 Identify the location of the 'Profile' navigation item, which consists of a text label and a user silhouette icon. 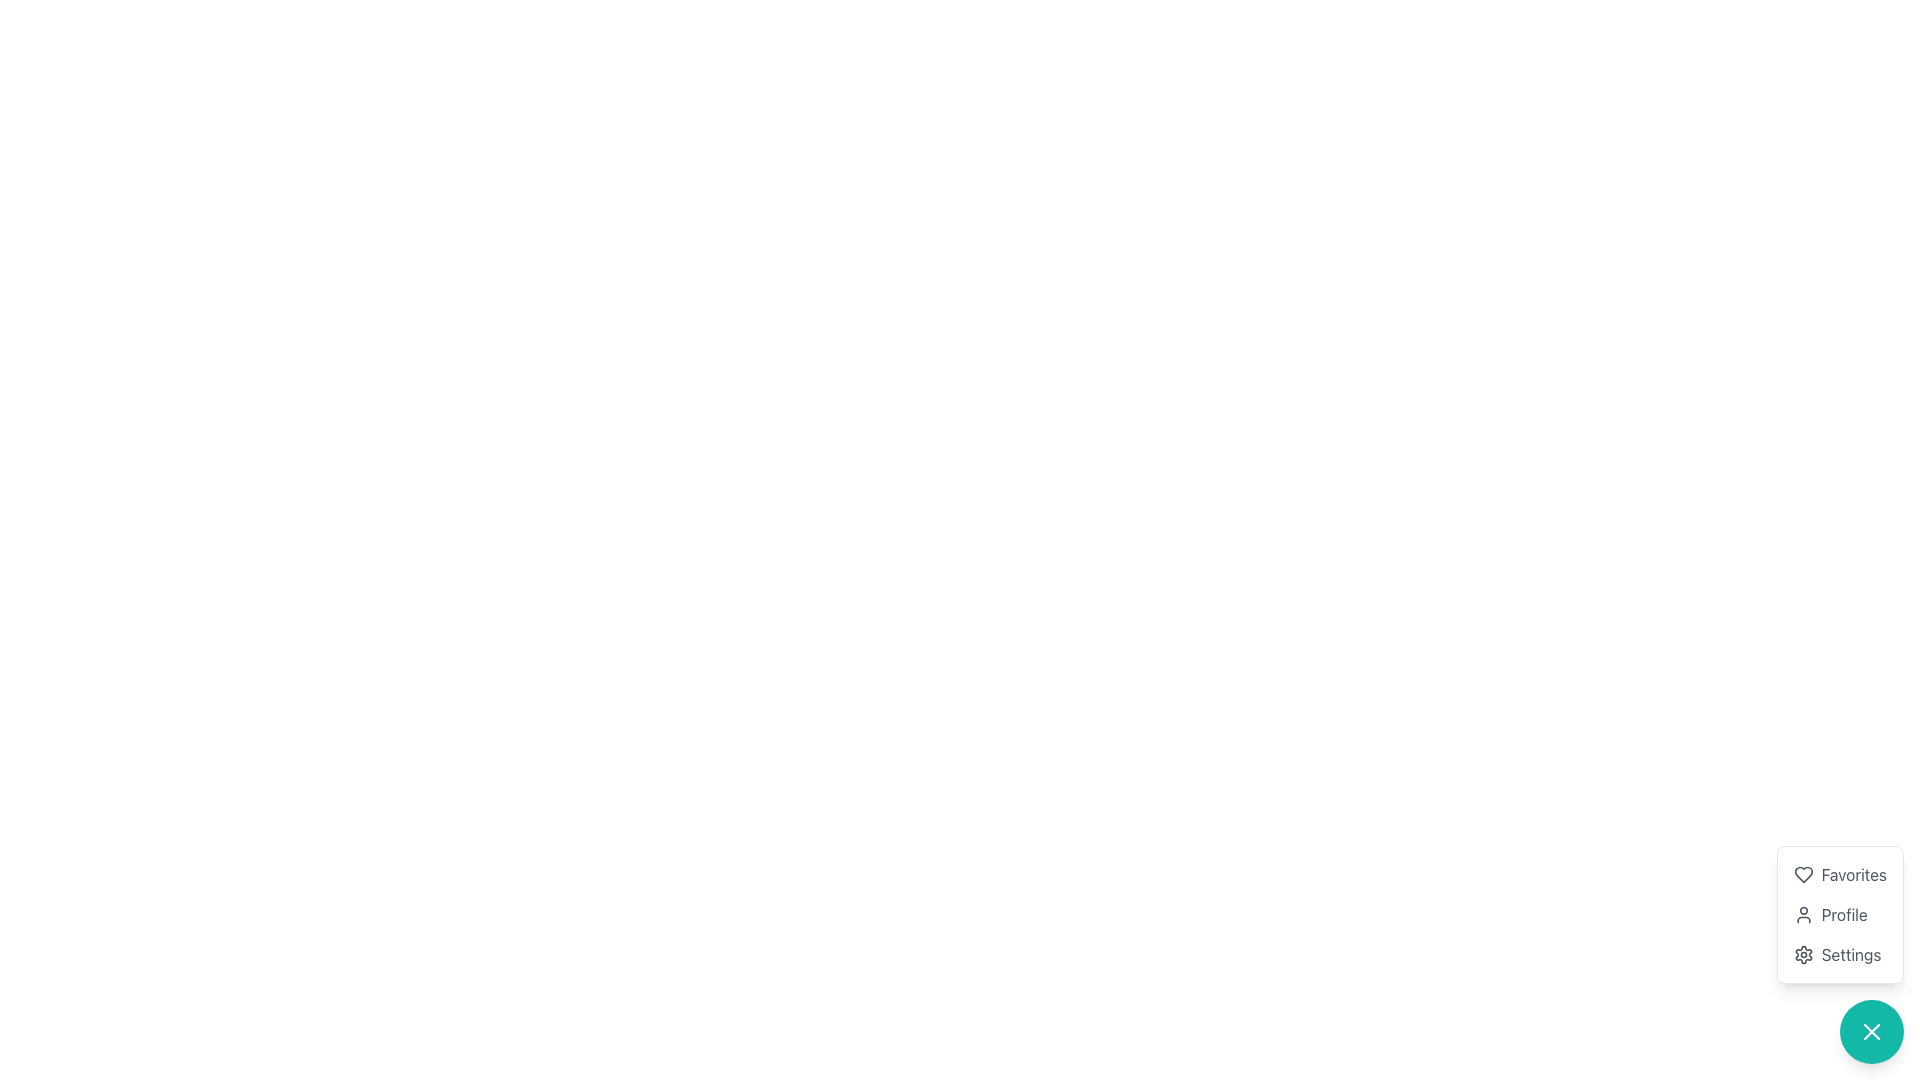
(1840, 914).